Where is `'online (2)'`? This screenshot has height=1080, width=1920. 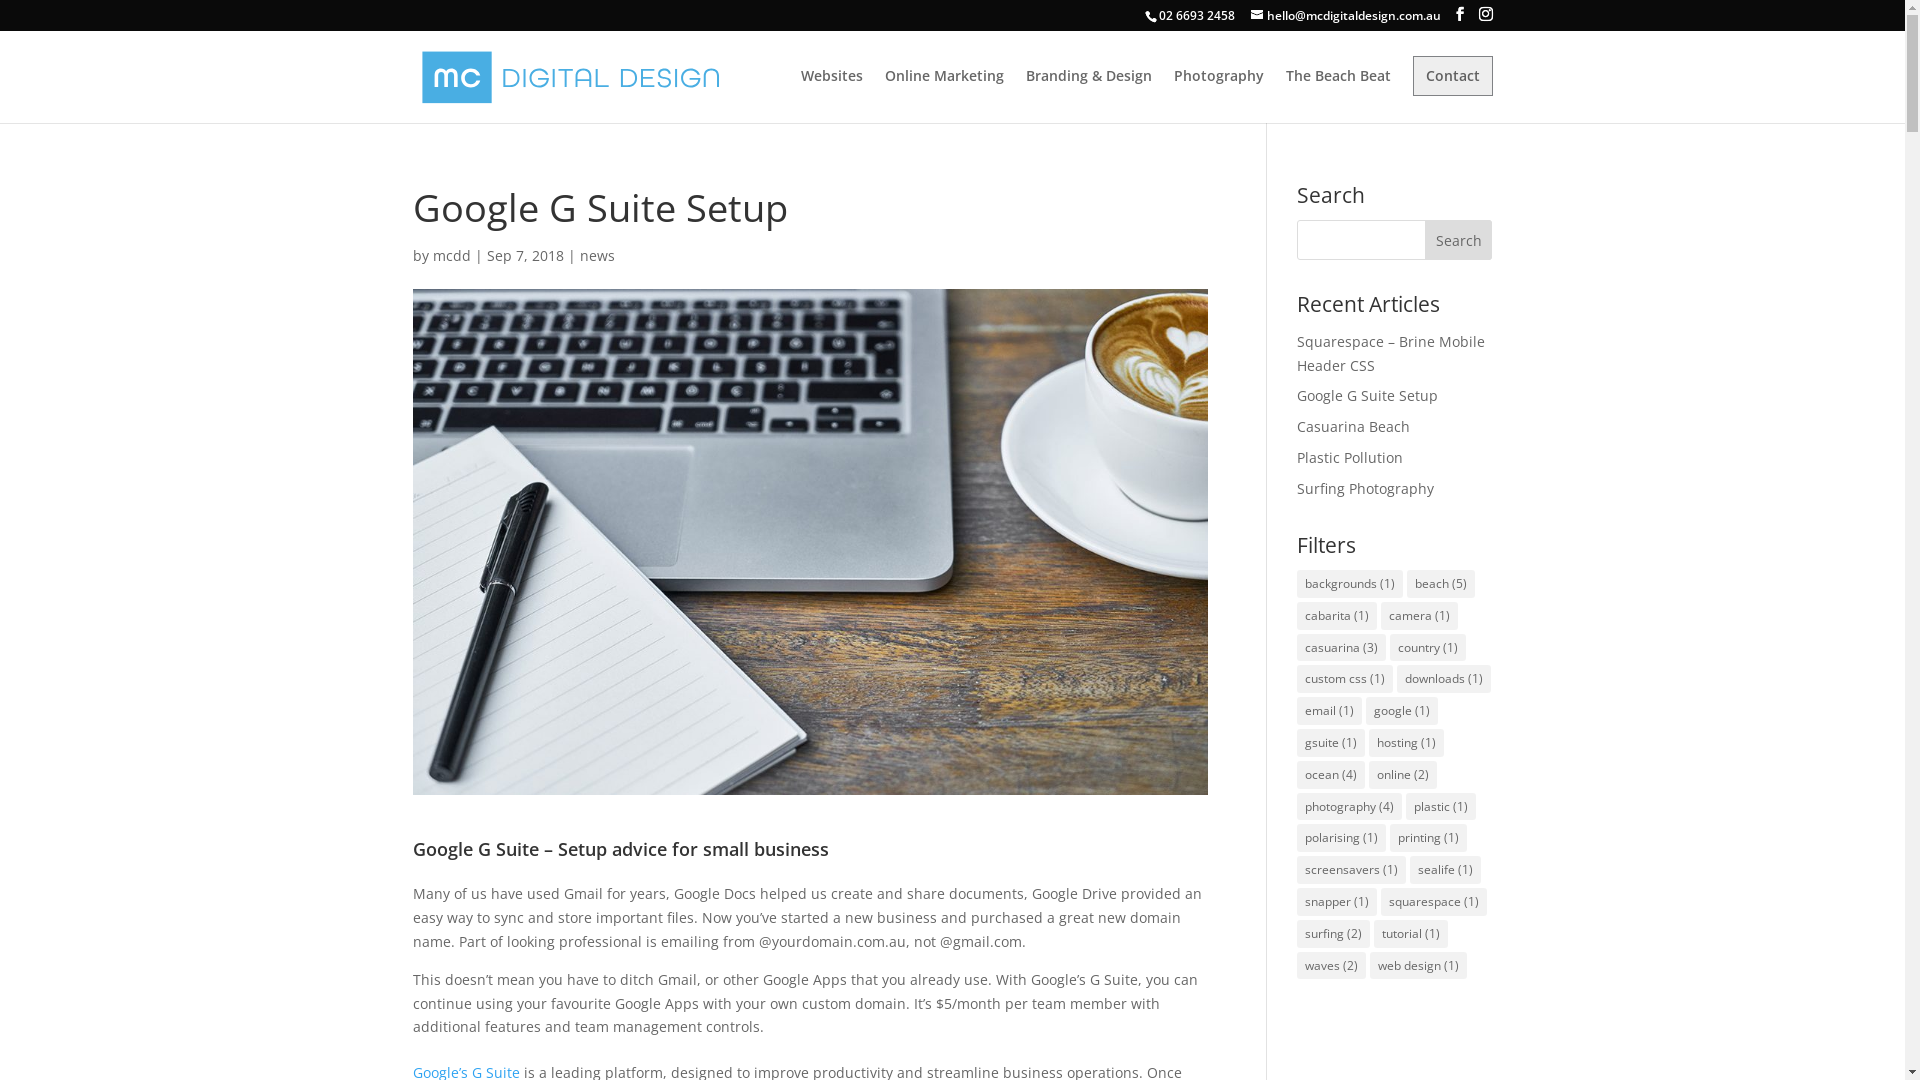
'online (2)' is located at coordinates (1401, 774).